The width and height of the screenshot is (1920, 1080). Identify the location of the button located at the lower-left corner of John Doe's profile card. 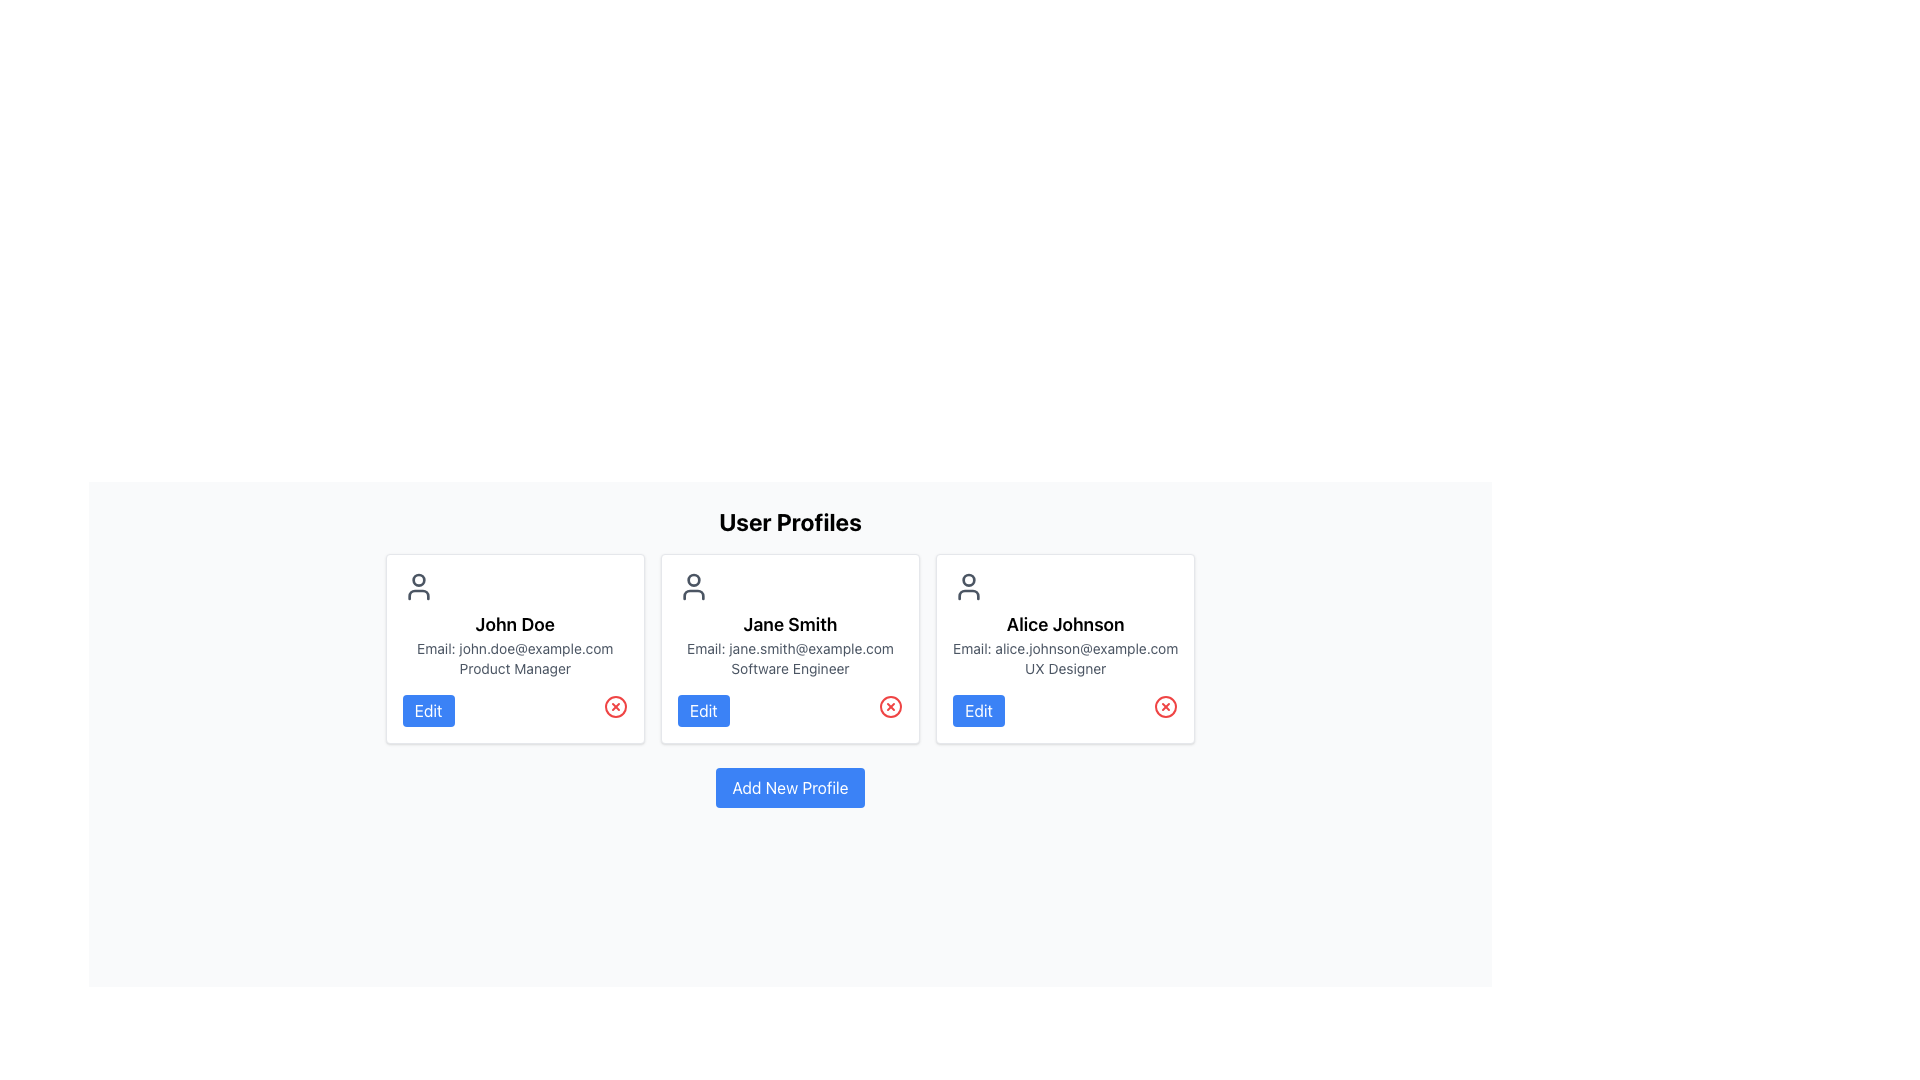
(427, 709).